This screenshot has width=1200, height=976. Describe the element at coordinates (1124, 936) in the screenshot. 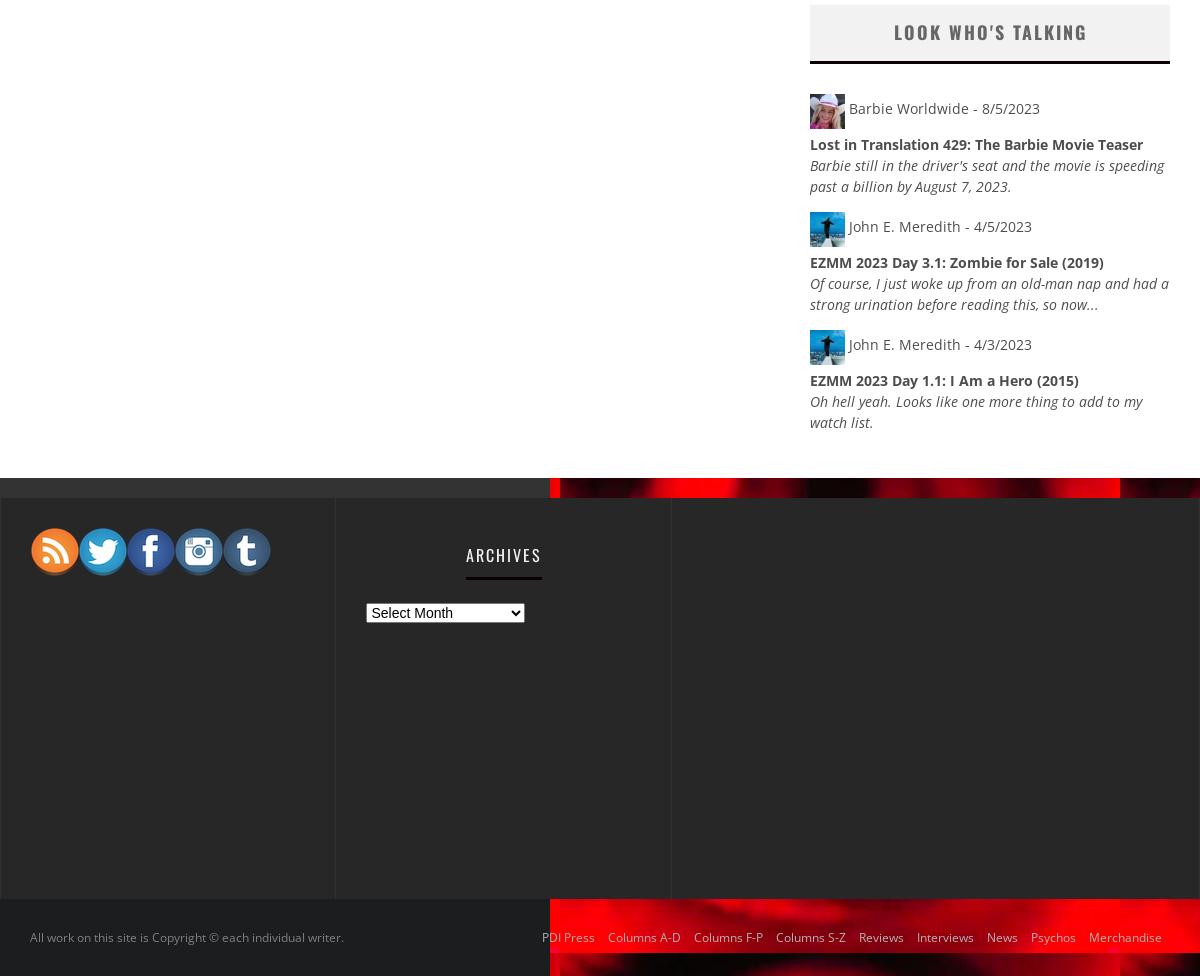

I see `'Merchandise'` at that location.